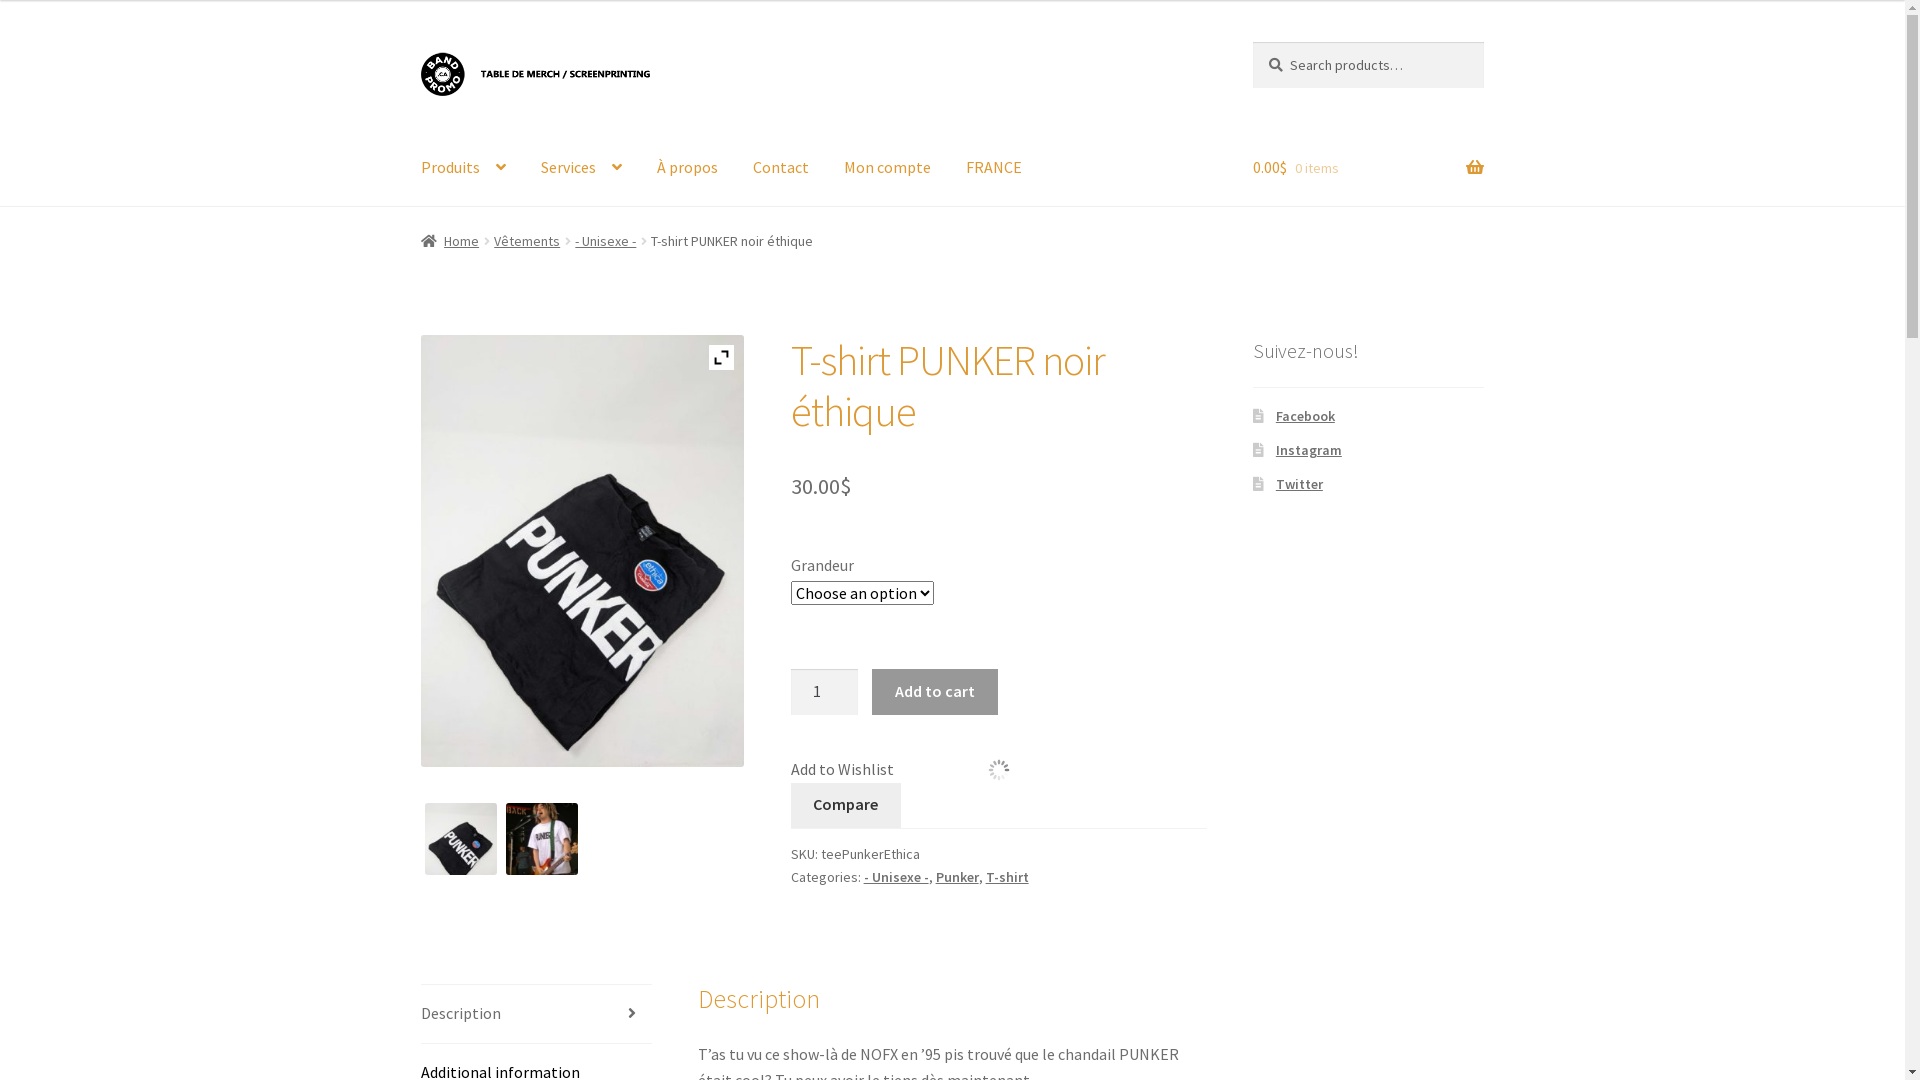 This screenshot has height=1080, width=1920. What do you see at coordinates (449, 239) in the screenshot?
I see `'Home'` at bounding box center [449, 239].